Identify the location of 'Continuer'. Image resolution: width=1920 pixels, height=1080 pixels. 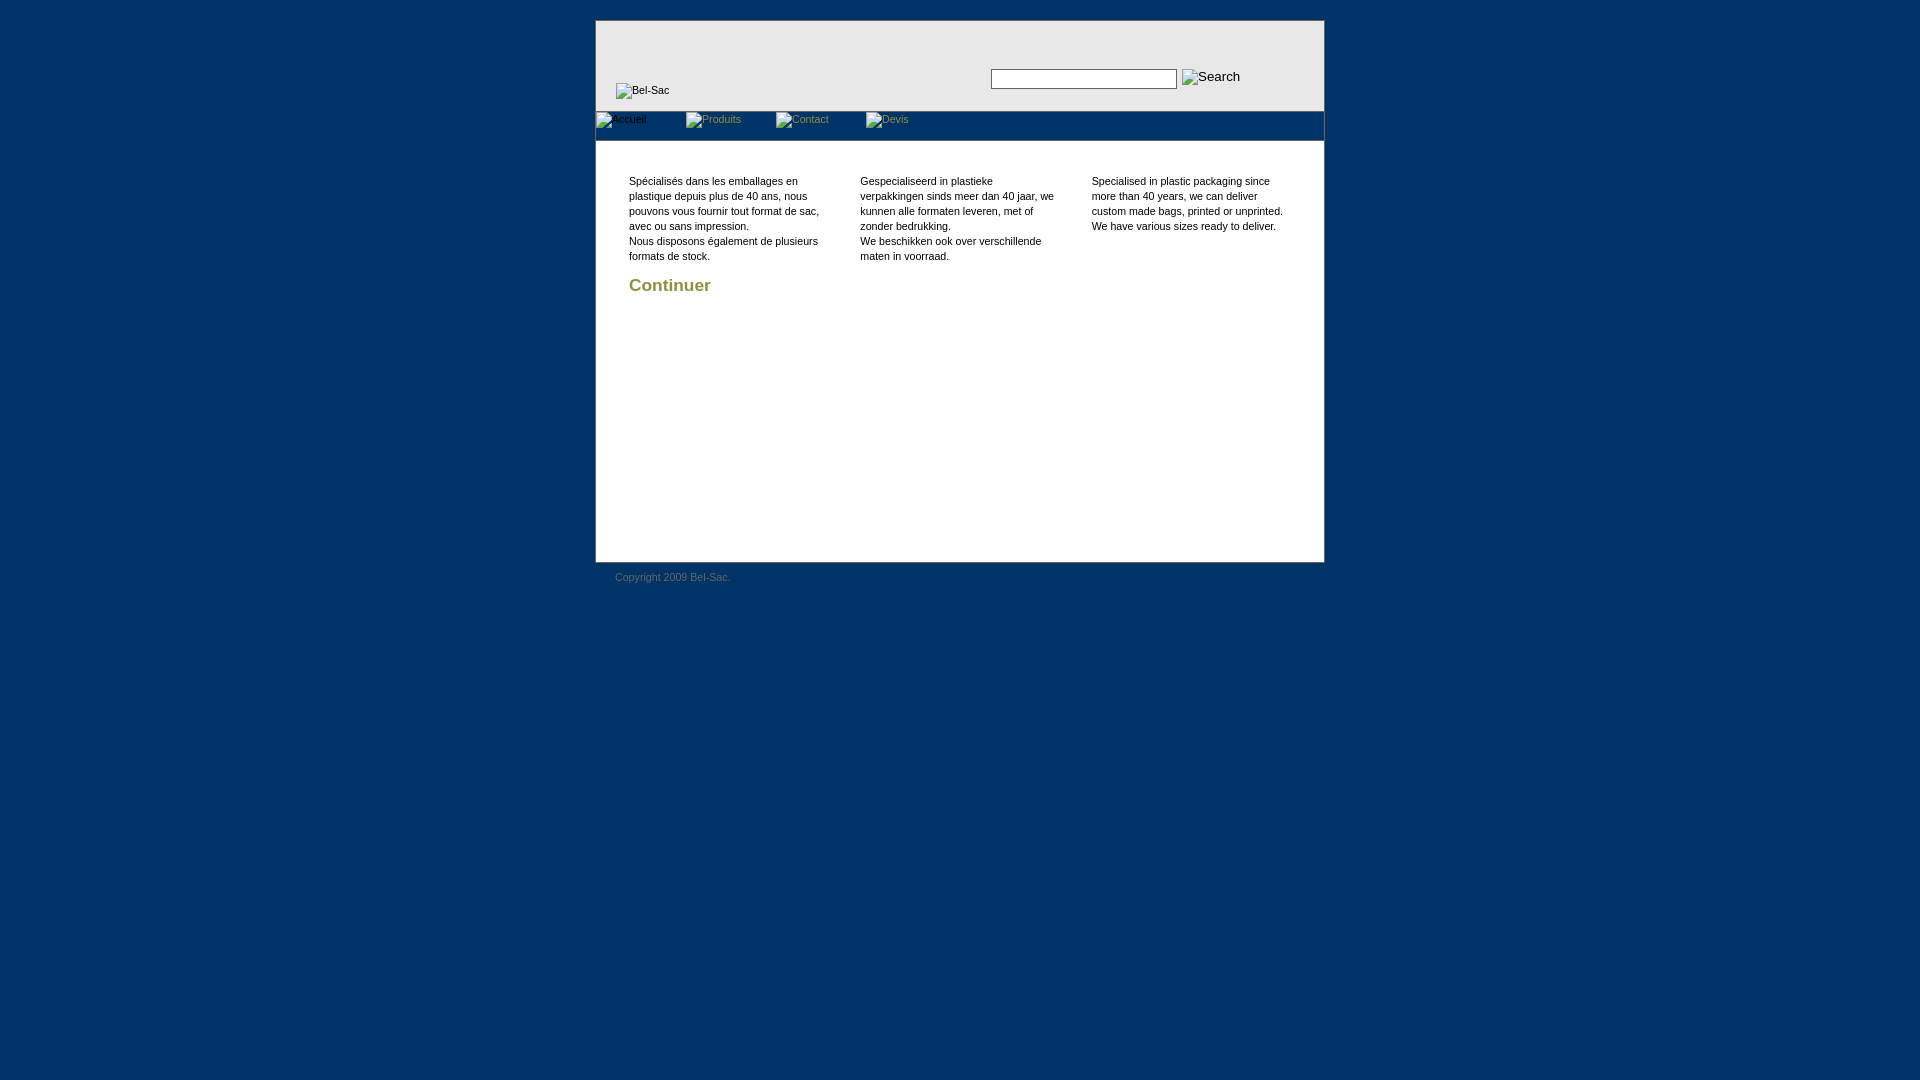
(627, 285).